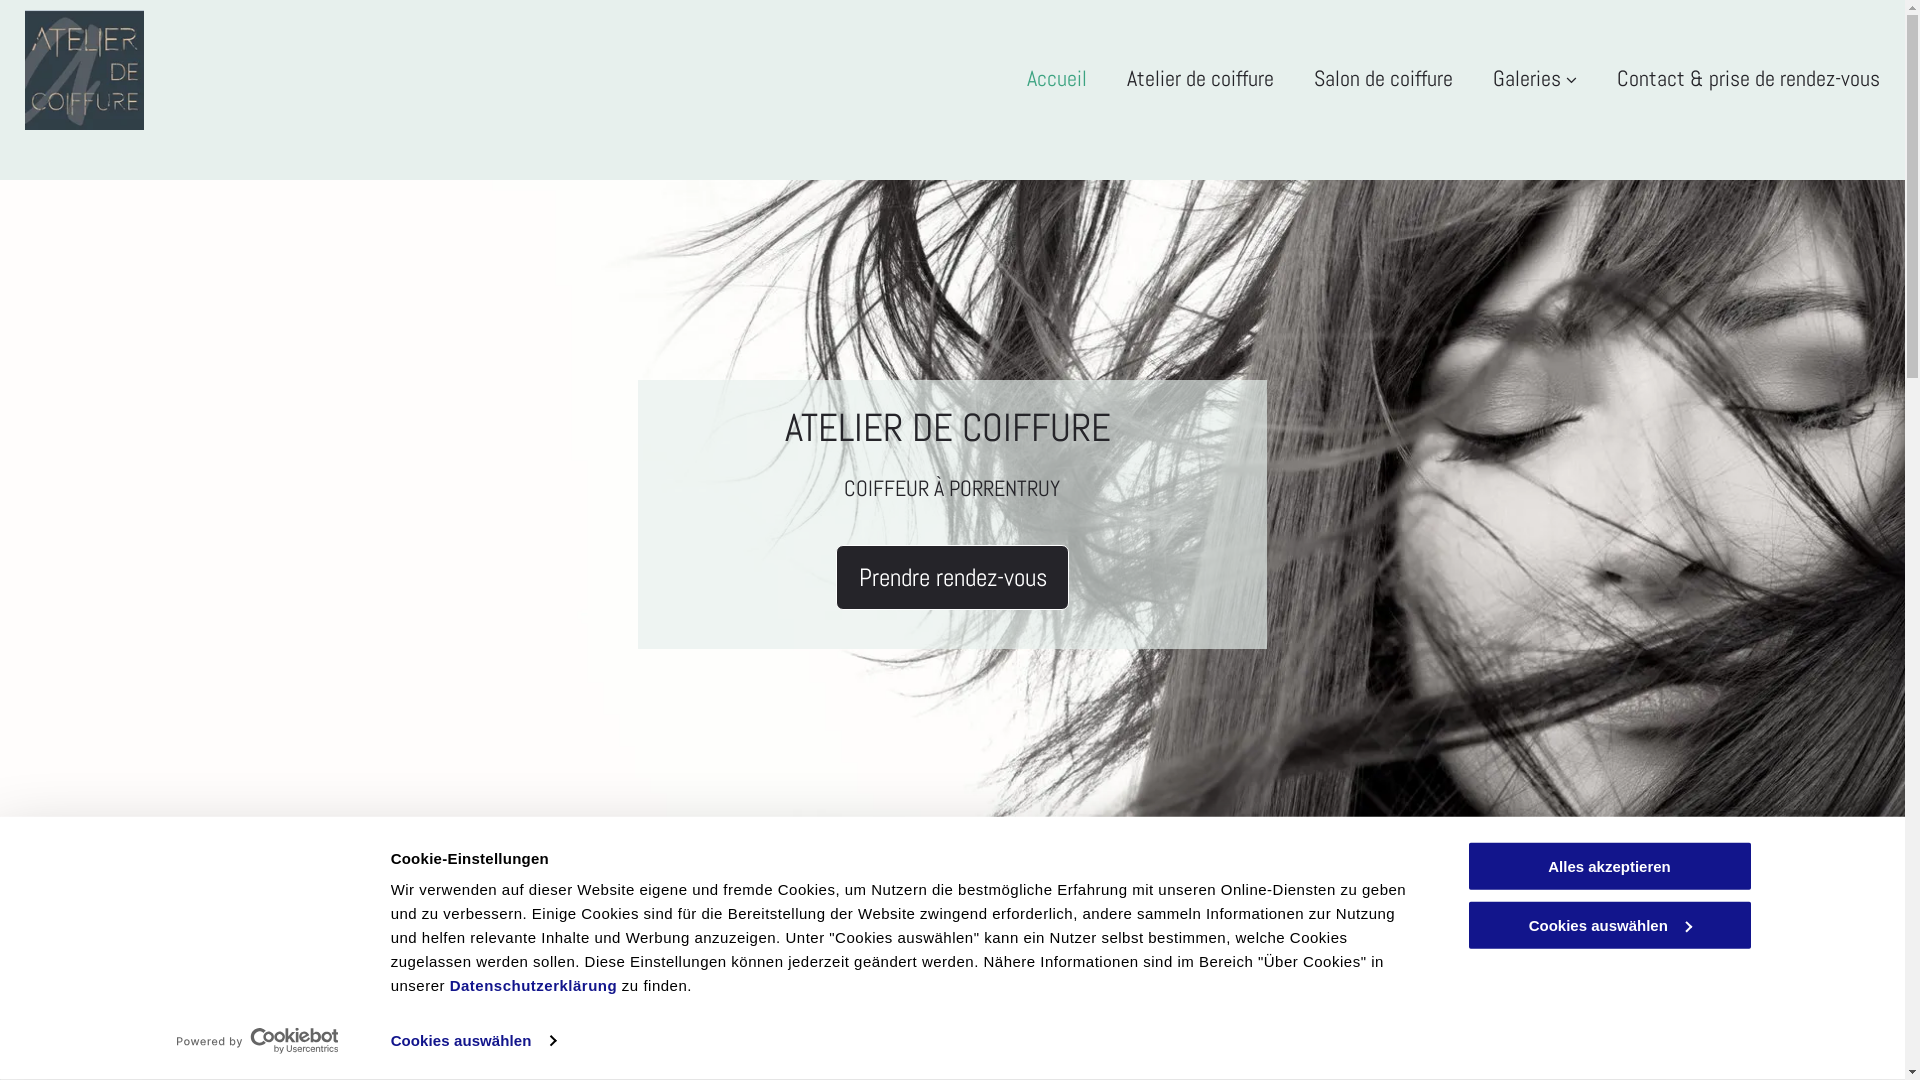  What do you see at coordinates (952, 577) in the screenshot?
I see `'Prendre rendez-vous'` at bounding box center [952, 577].